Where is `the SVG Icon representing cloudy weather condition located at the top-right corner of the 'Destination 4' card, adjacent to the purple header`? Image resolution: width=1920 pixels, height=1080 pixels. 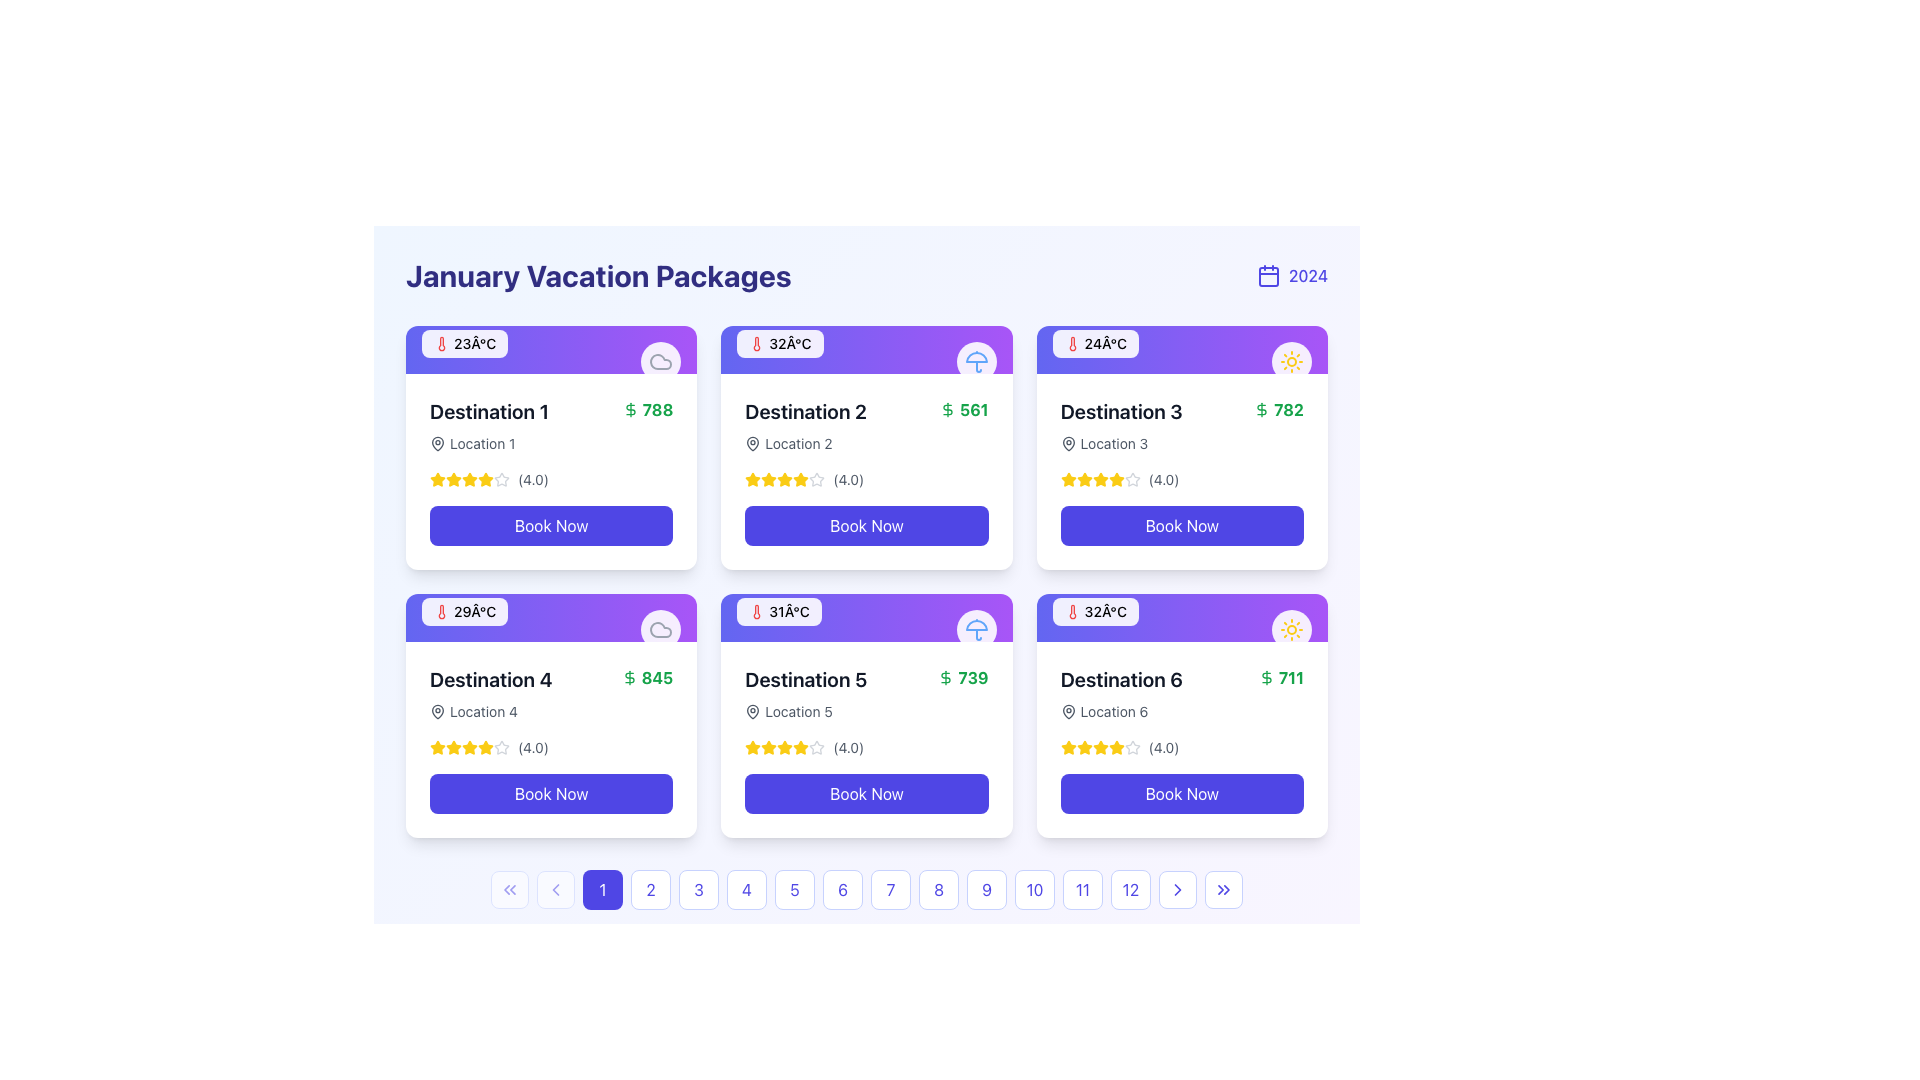
the SVG Icon representing cloudy weather condition located at the top-right corner of the 'Destination 4' card, adjacent to the purple header is located at coordinates (661, 362).